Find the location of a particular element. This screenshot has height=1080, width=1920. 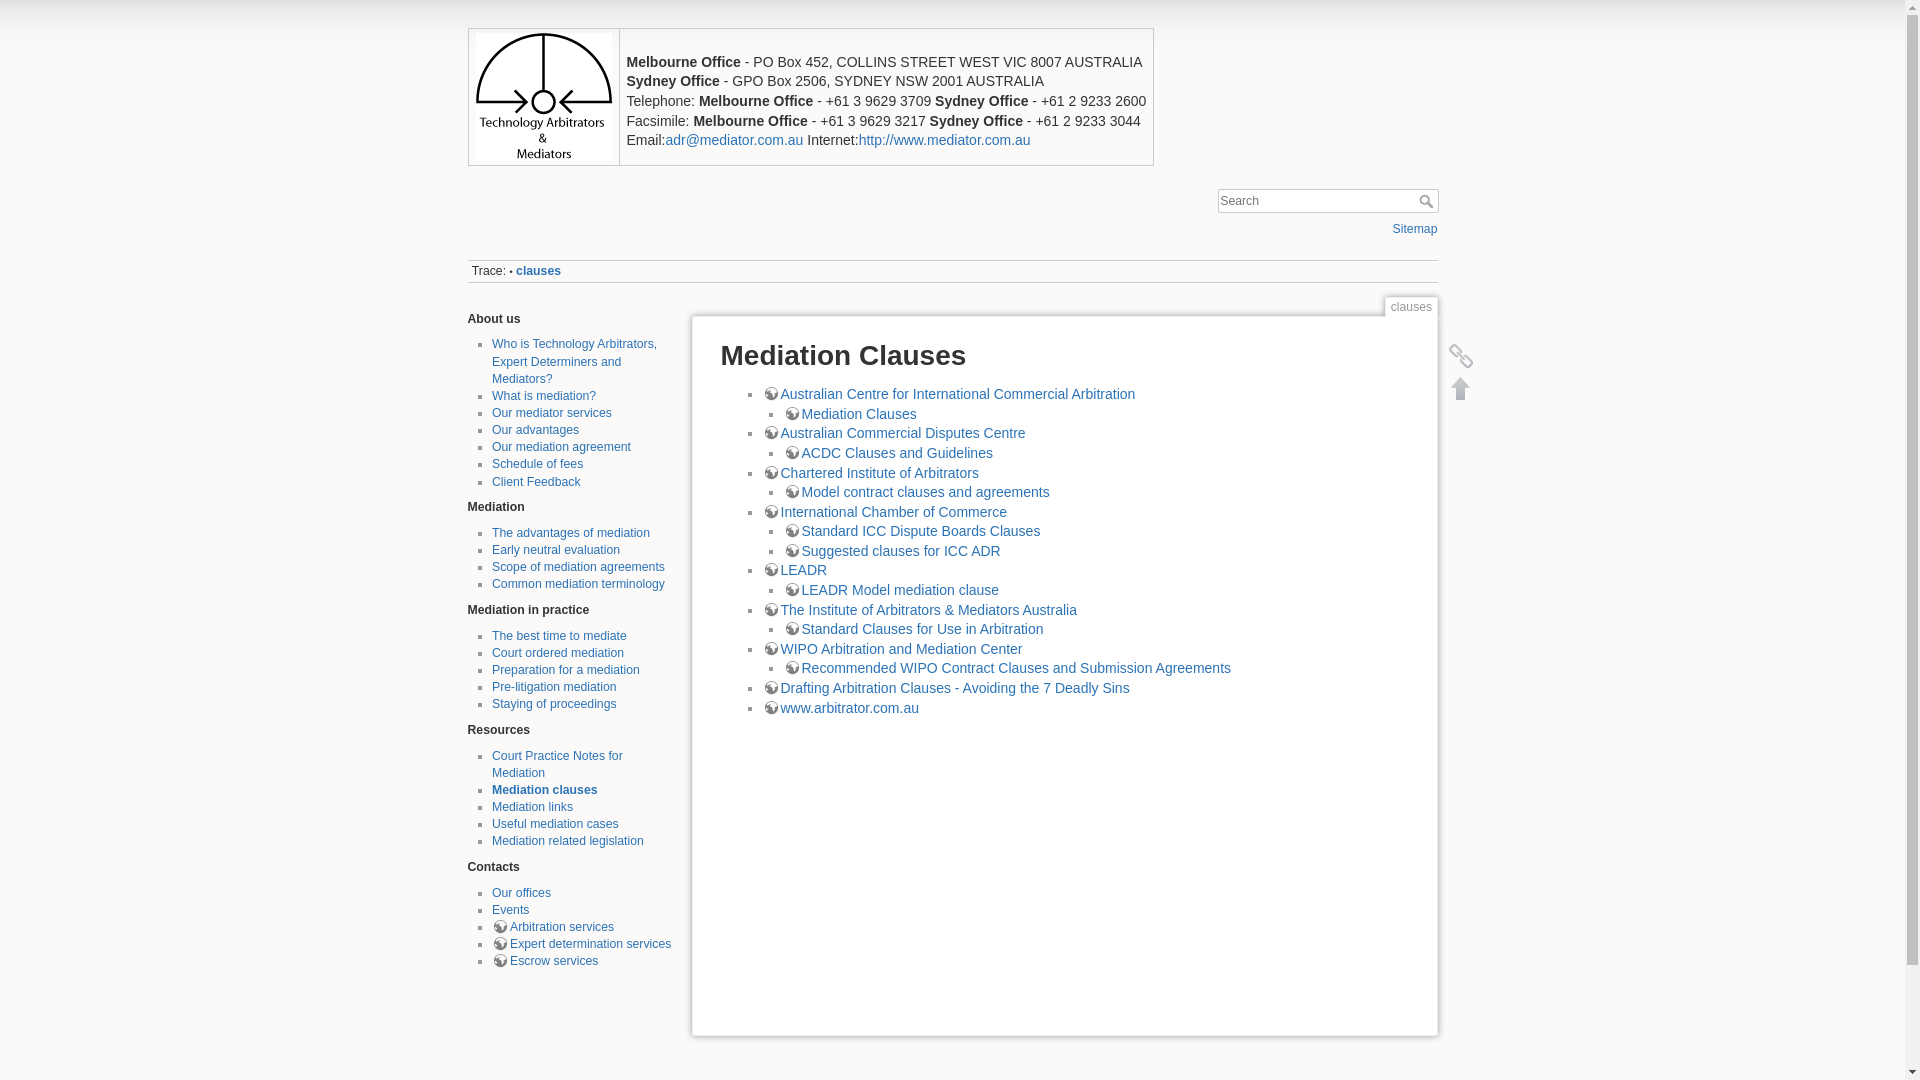

'Mediation Clauses' is located at coordinates (850, 412).